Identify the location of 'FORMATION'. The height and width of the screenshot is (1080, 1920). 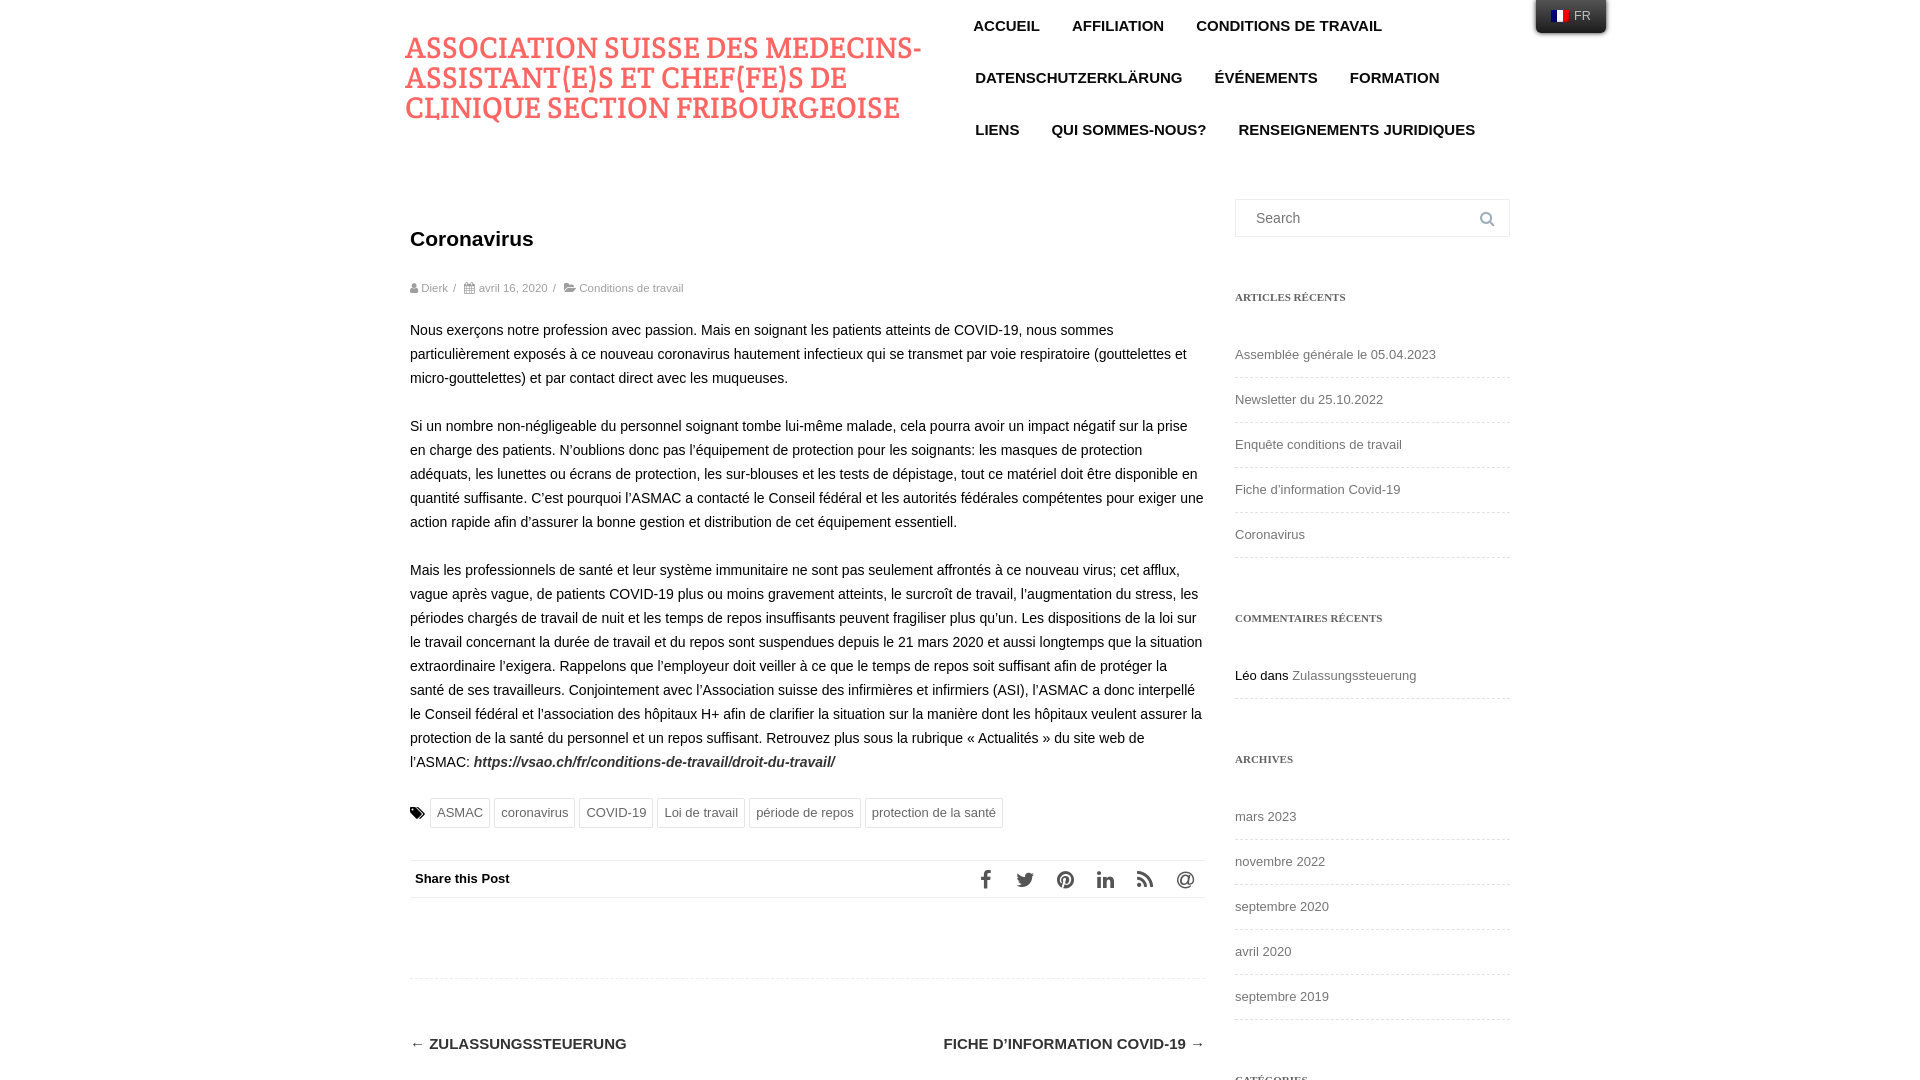
(1394, 76).